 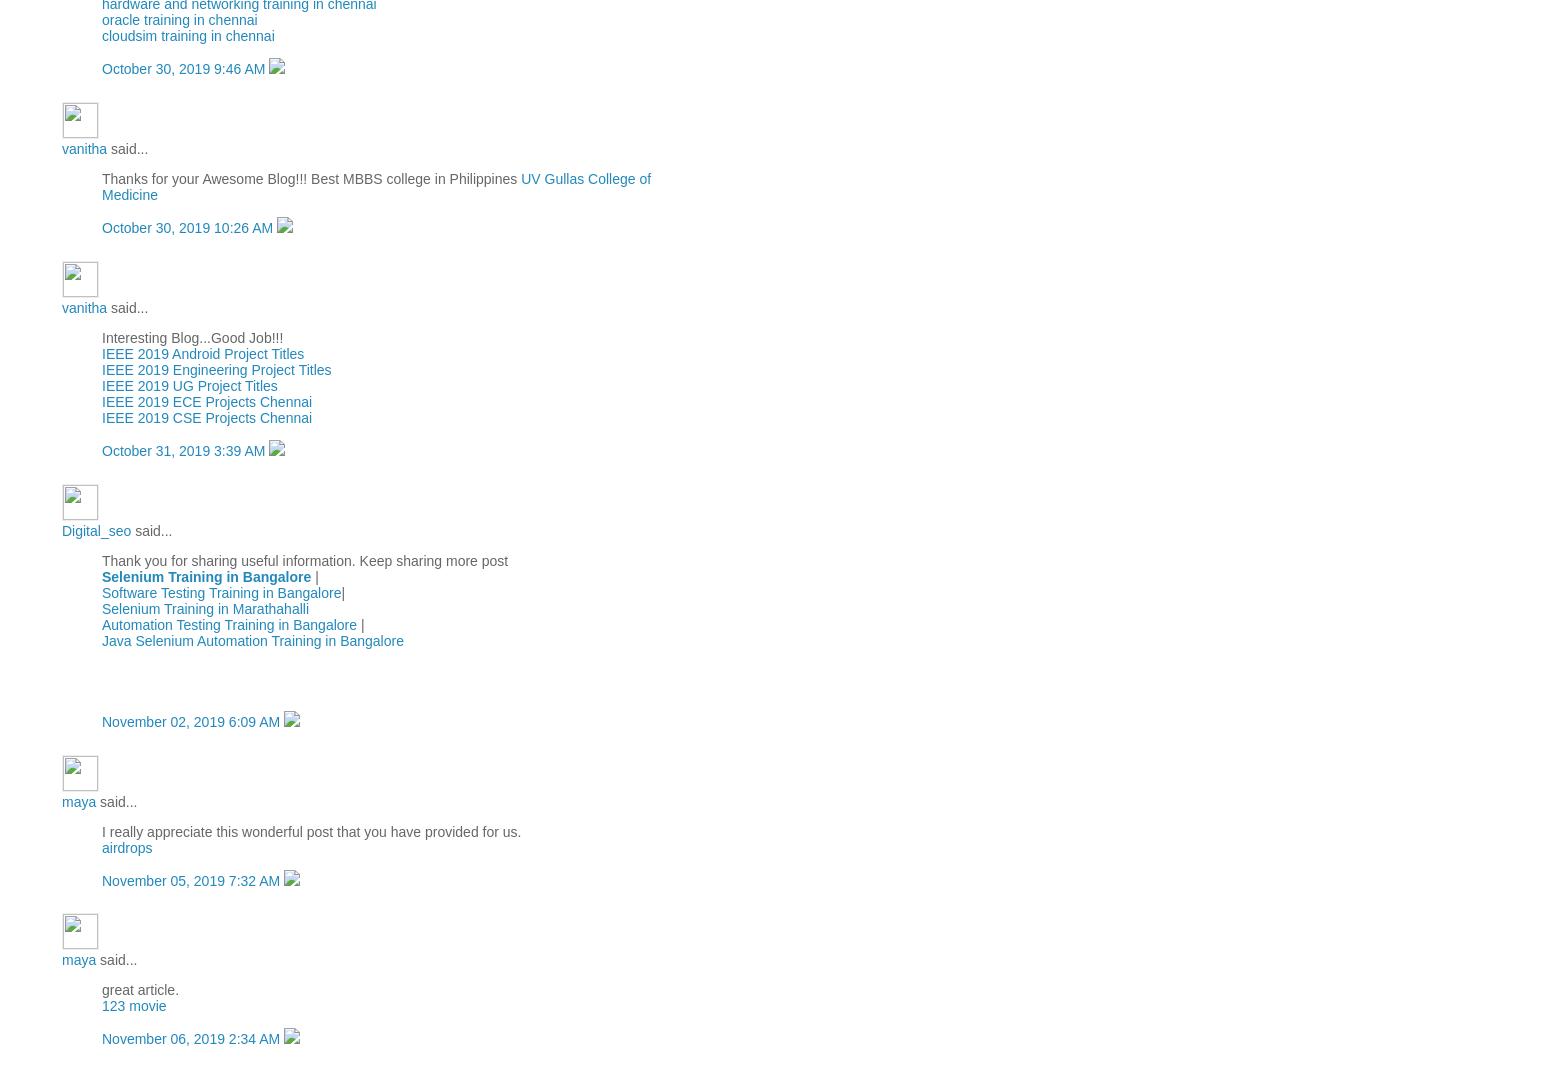 What do you see at coordinates (125, 846) in the screenshot?
I see `'airdrops'` at bounding box center [125, 846].